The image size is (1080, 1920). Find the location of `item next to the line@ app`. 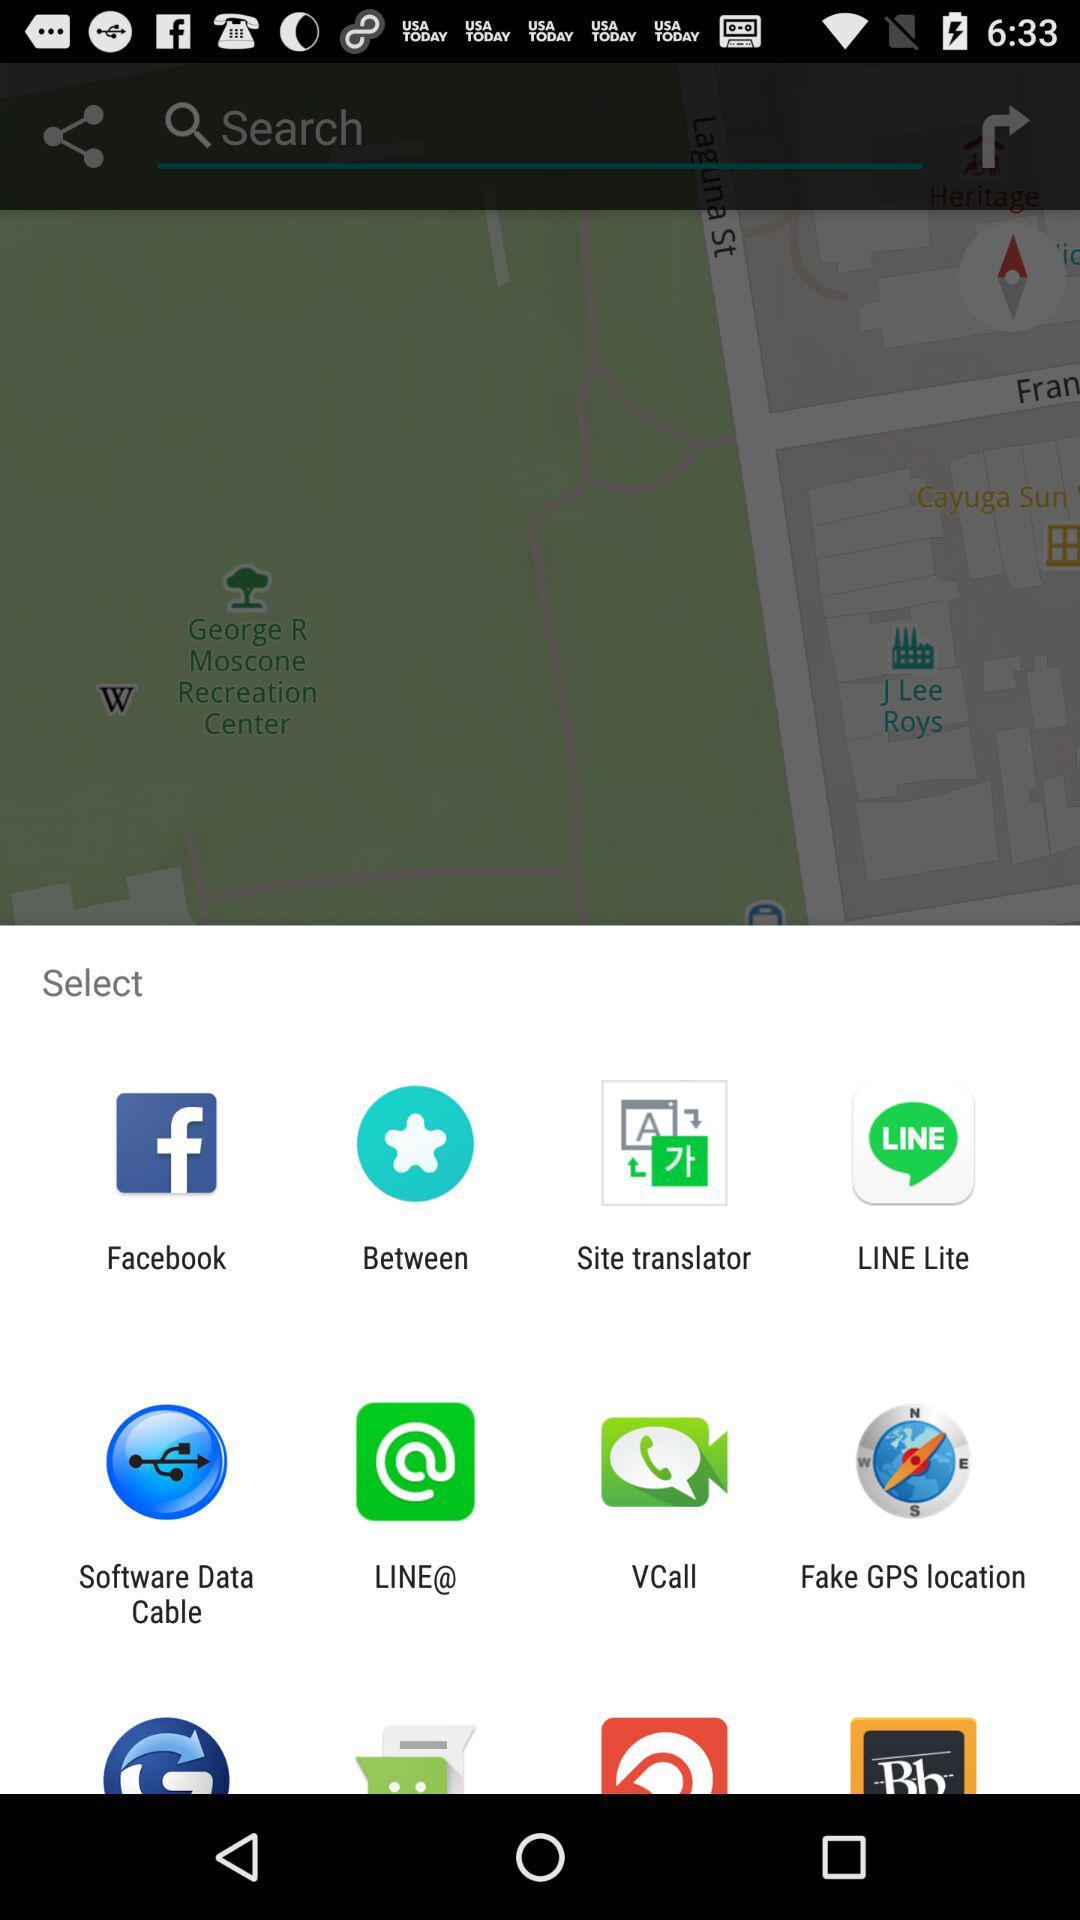

item next to the line@ app is located at coordinates (664, 1592).